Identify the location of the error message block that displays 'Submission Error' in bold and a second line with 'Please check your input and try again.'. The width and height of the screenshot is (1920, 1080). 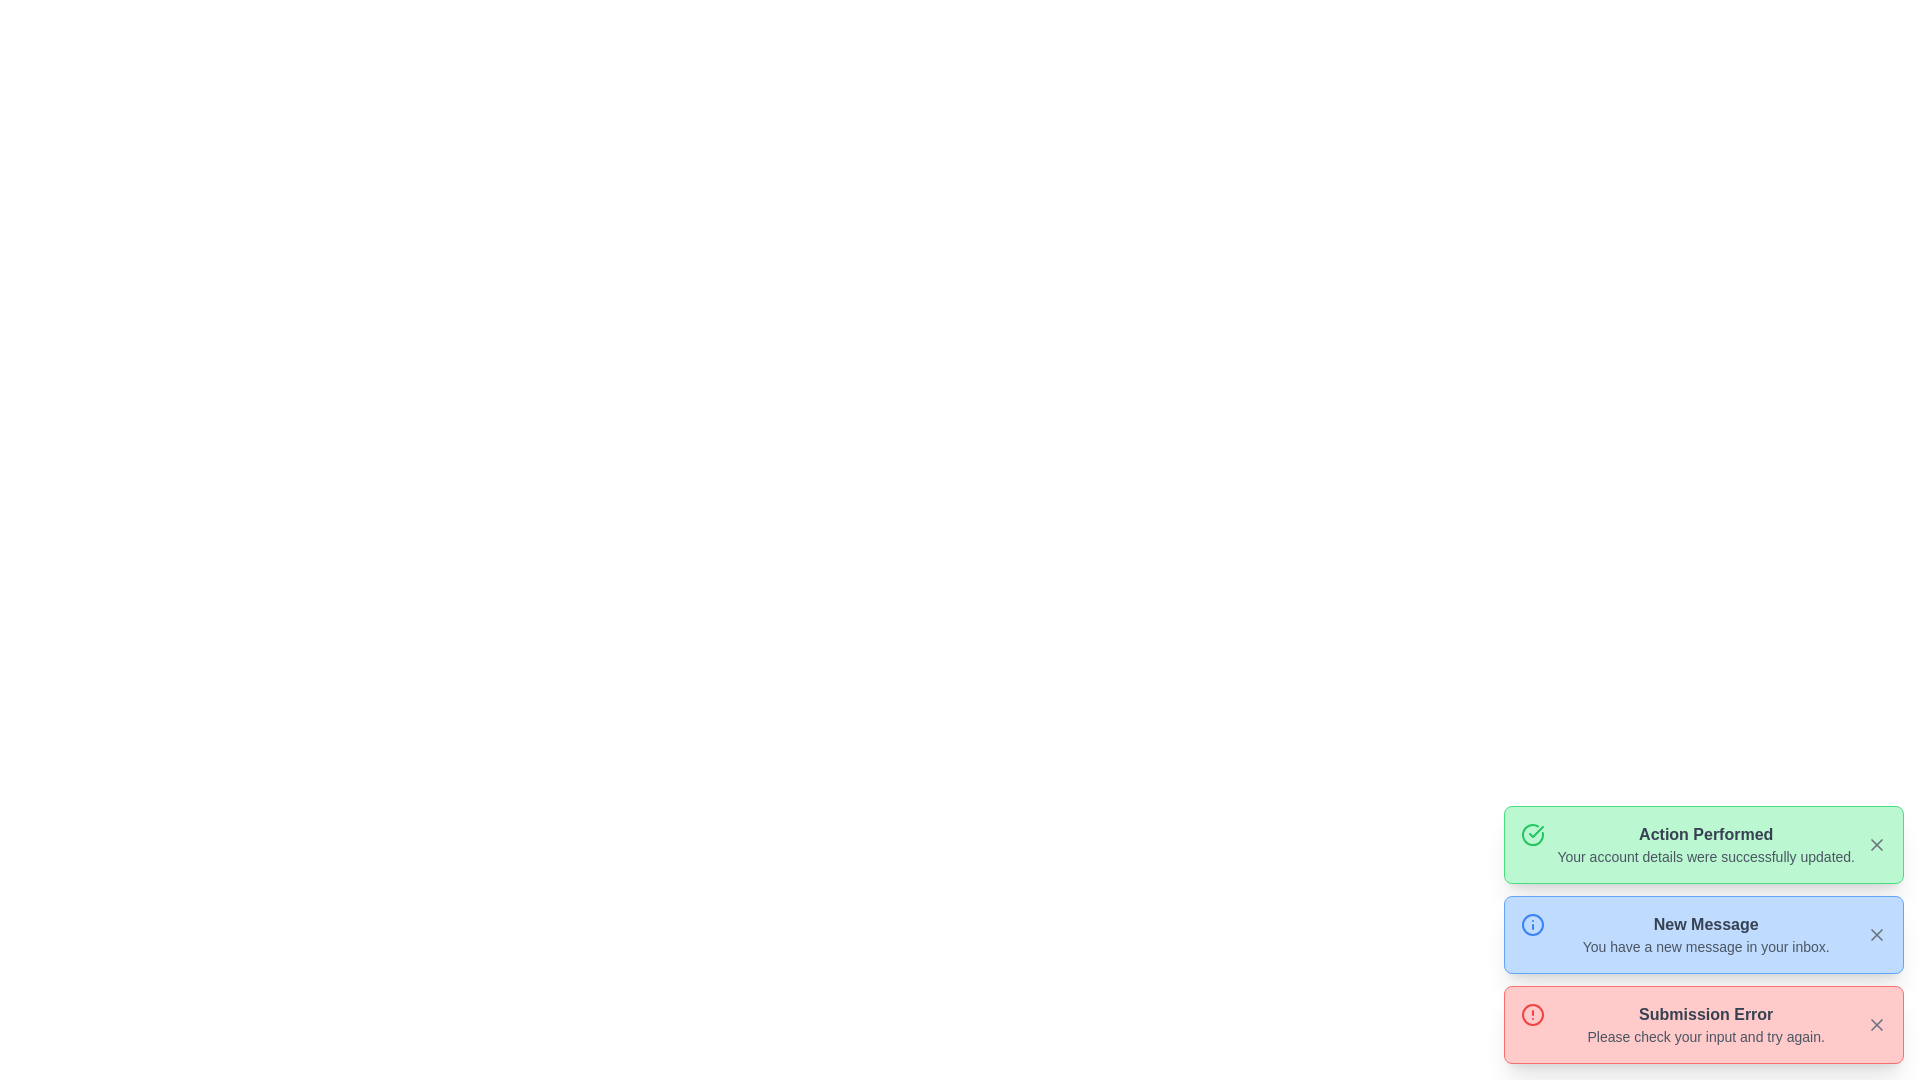
(1705, 1025).